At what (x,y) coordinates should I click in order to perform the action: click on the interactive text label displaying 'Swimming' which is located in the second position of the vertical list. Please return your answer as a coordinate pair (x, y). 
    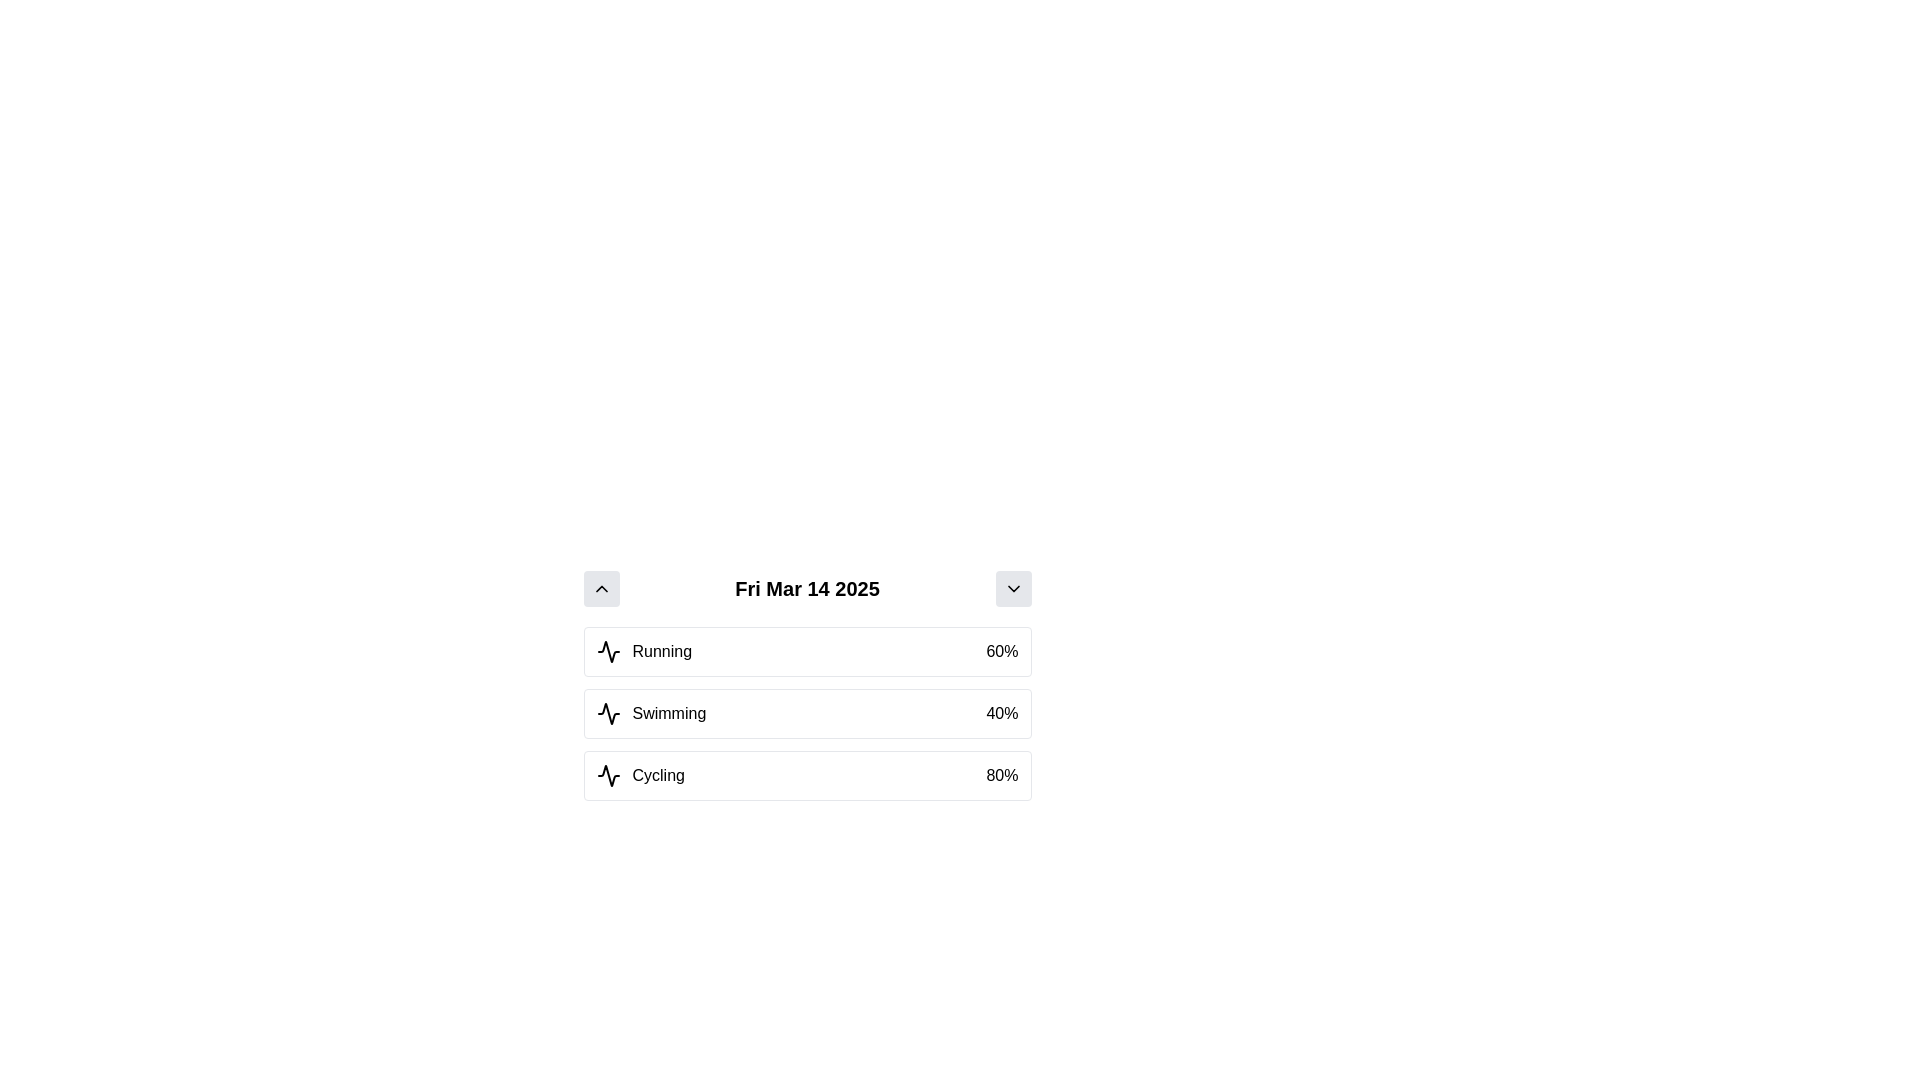
    Looking at the image, I should click on (669, 712).